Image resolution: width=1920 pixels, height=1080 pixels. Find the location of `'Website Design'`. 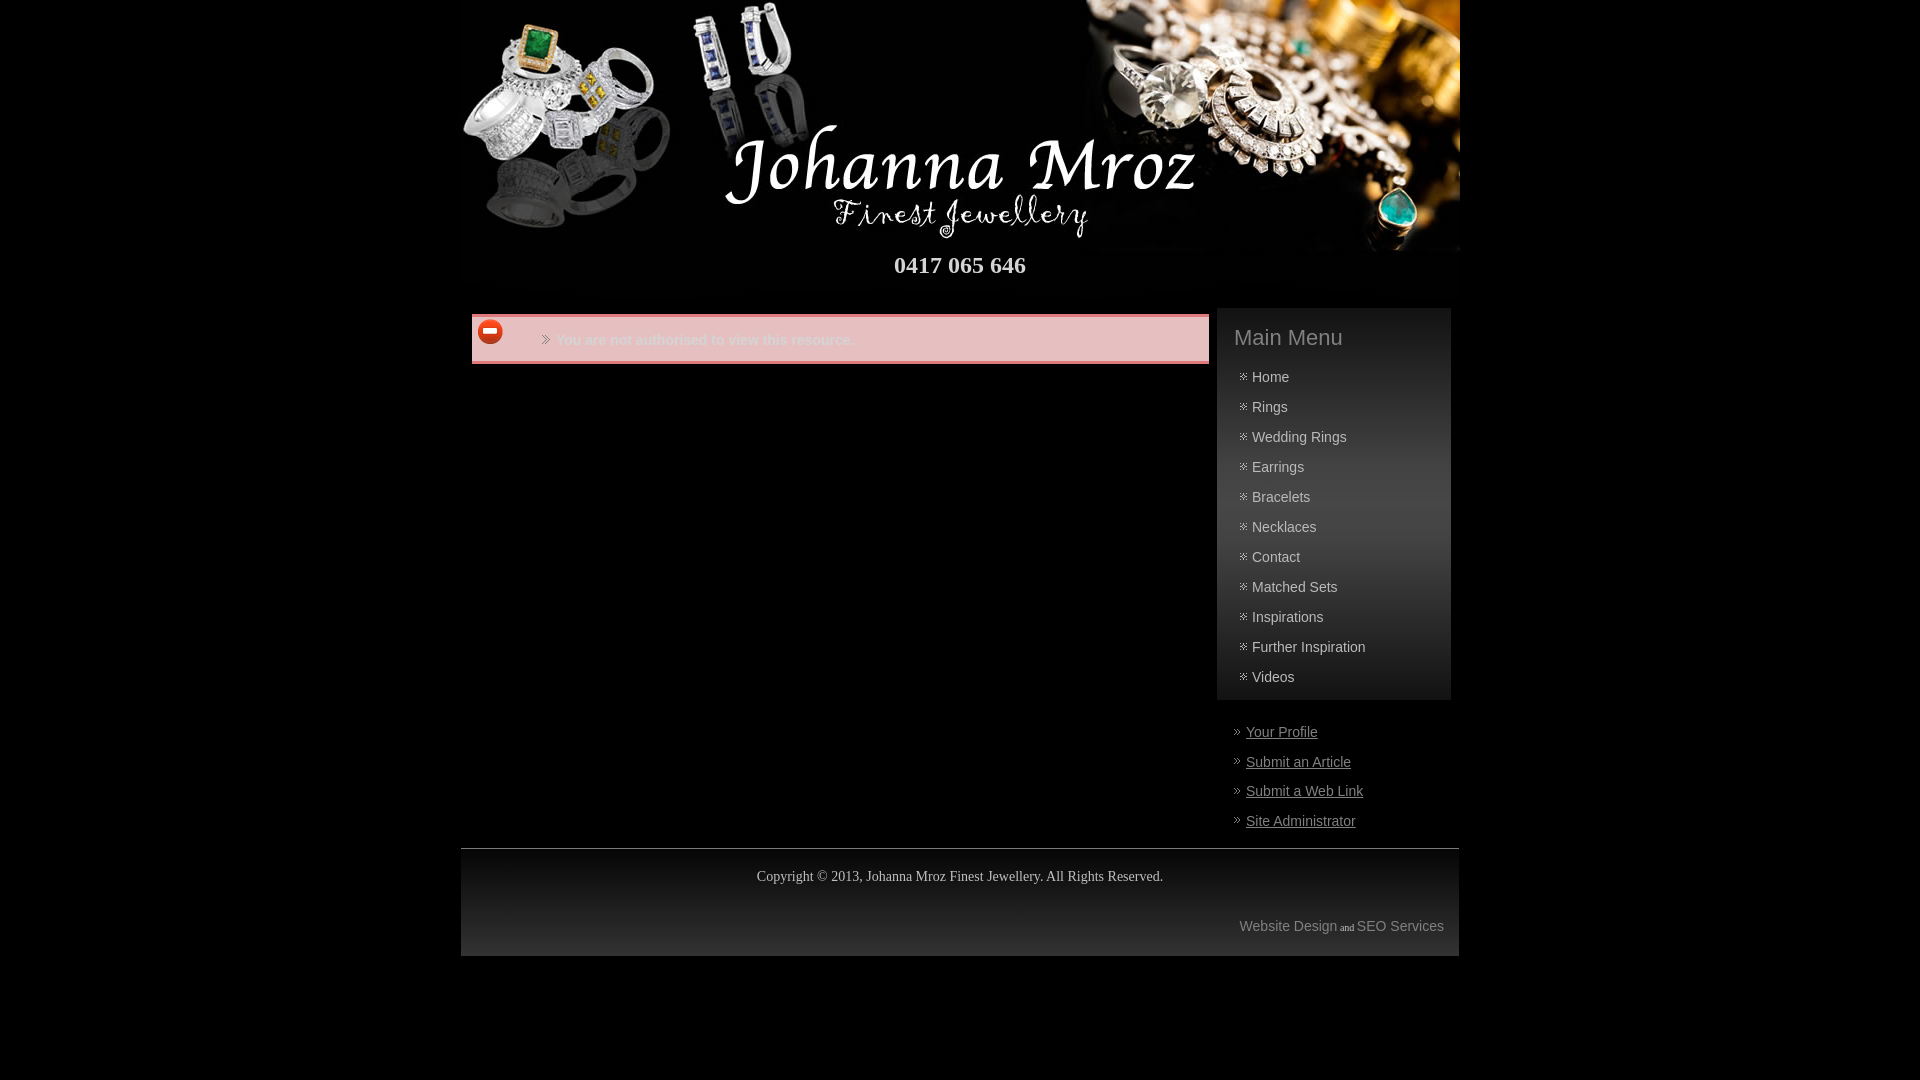

'Website Design' is located at coordinates (1289, 925).